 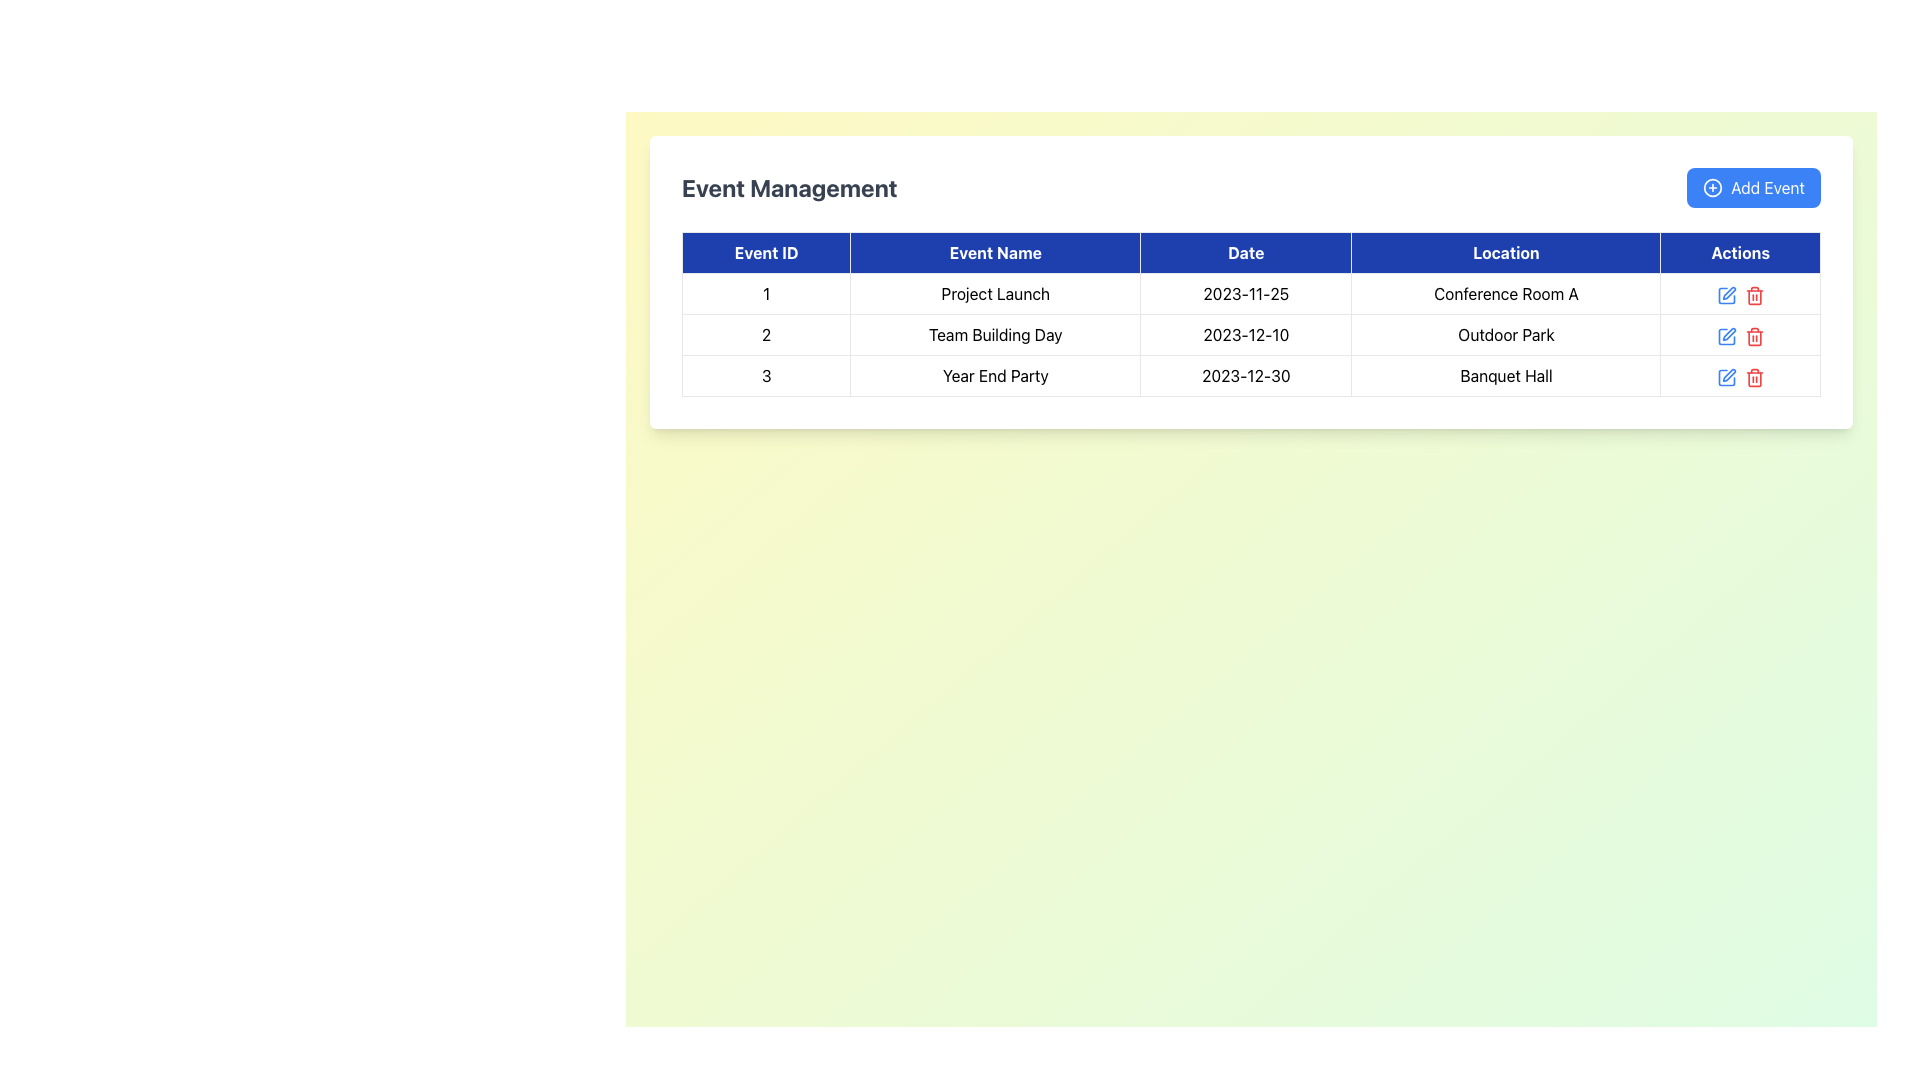 I want to click on the text component displaying the number '1' in the Event ID column of the event management table, located in the first cell of the first row, so click(x=765, y=293).